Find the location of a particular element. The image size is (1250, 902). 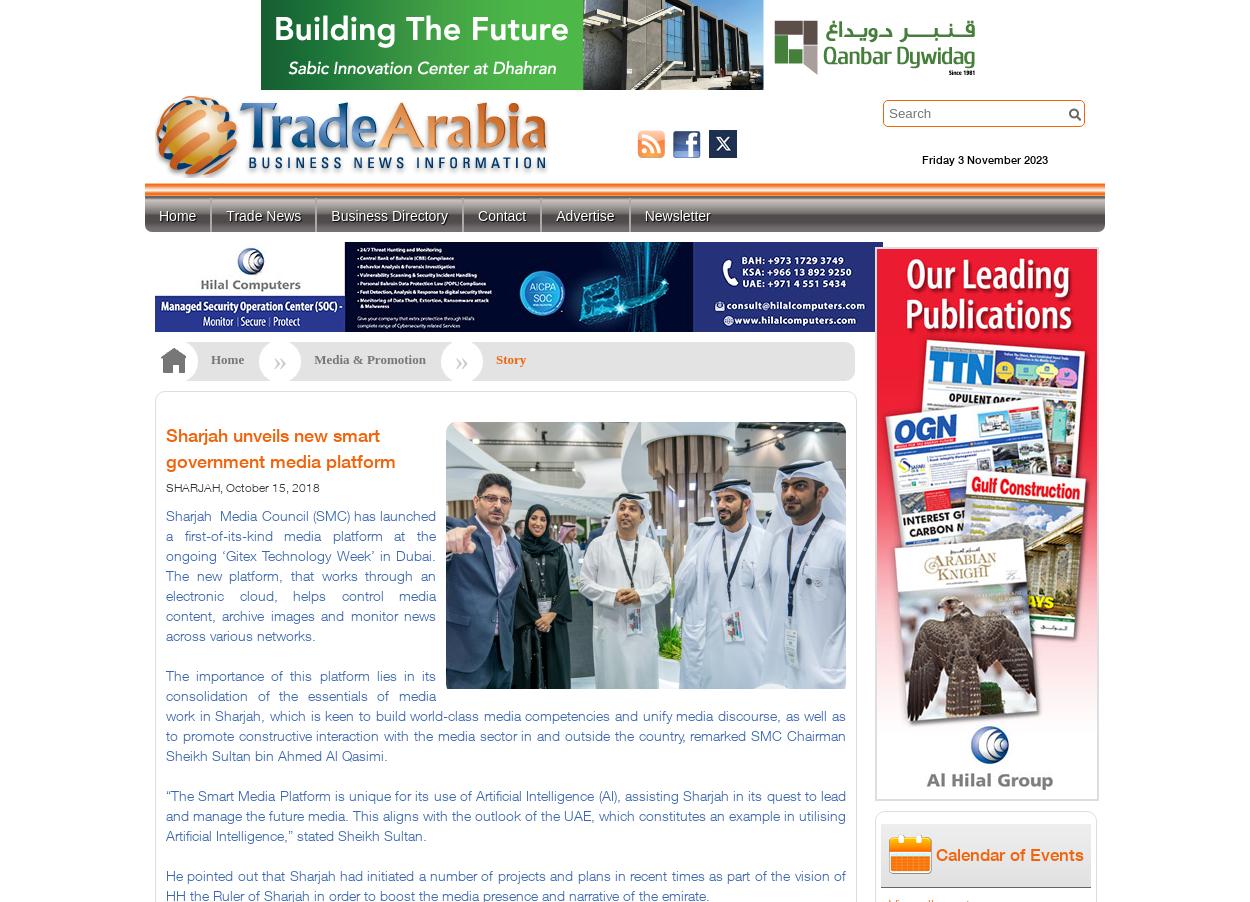

'Story' is located at coordinates (510, 358).